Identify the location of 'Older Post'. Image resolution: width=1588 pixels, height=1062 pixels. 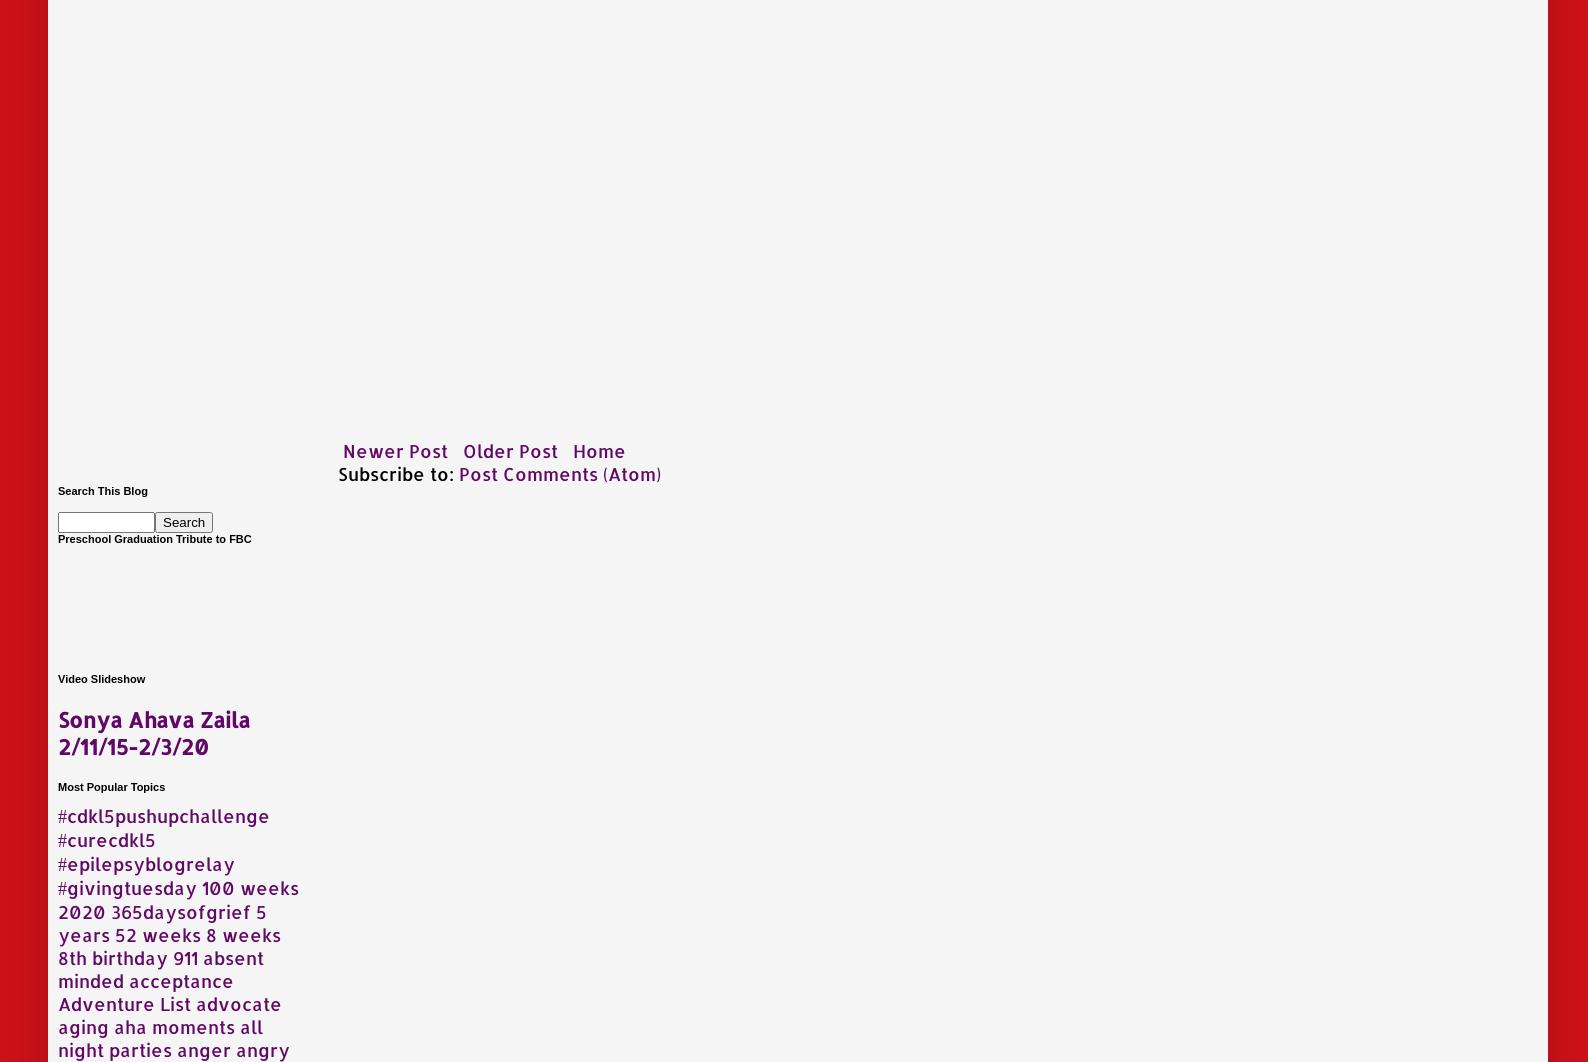
(509, 448).